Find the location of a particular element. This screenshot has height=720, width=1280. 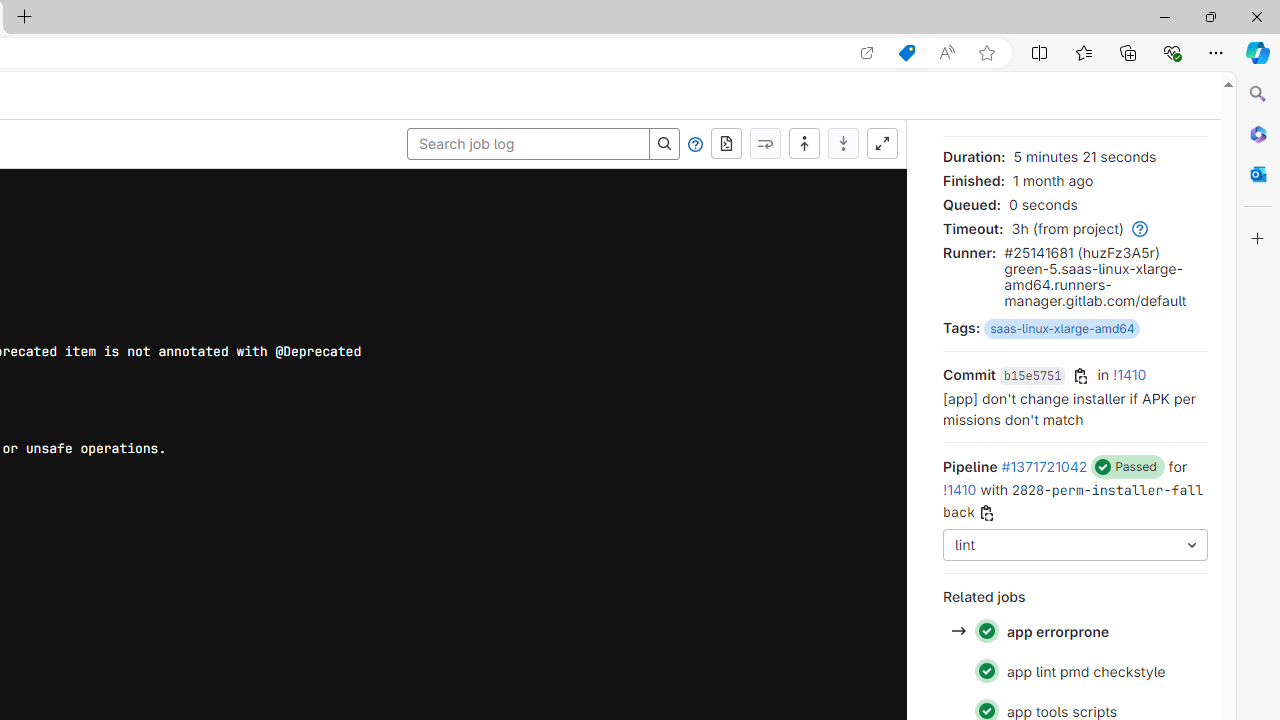

'Status: Passed app lint pmd checkstyle' is located at coordinates (1072, 671).